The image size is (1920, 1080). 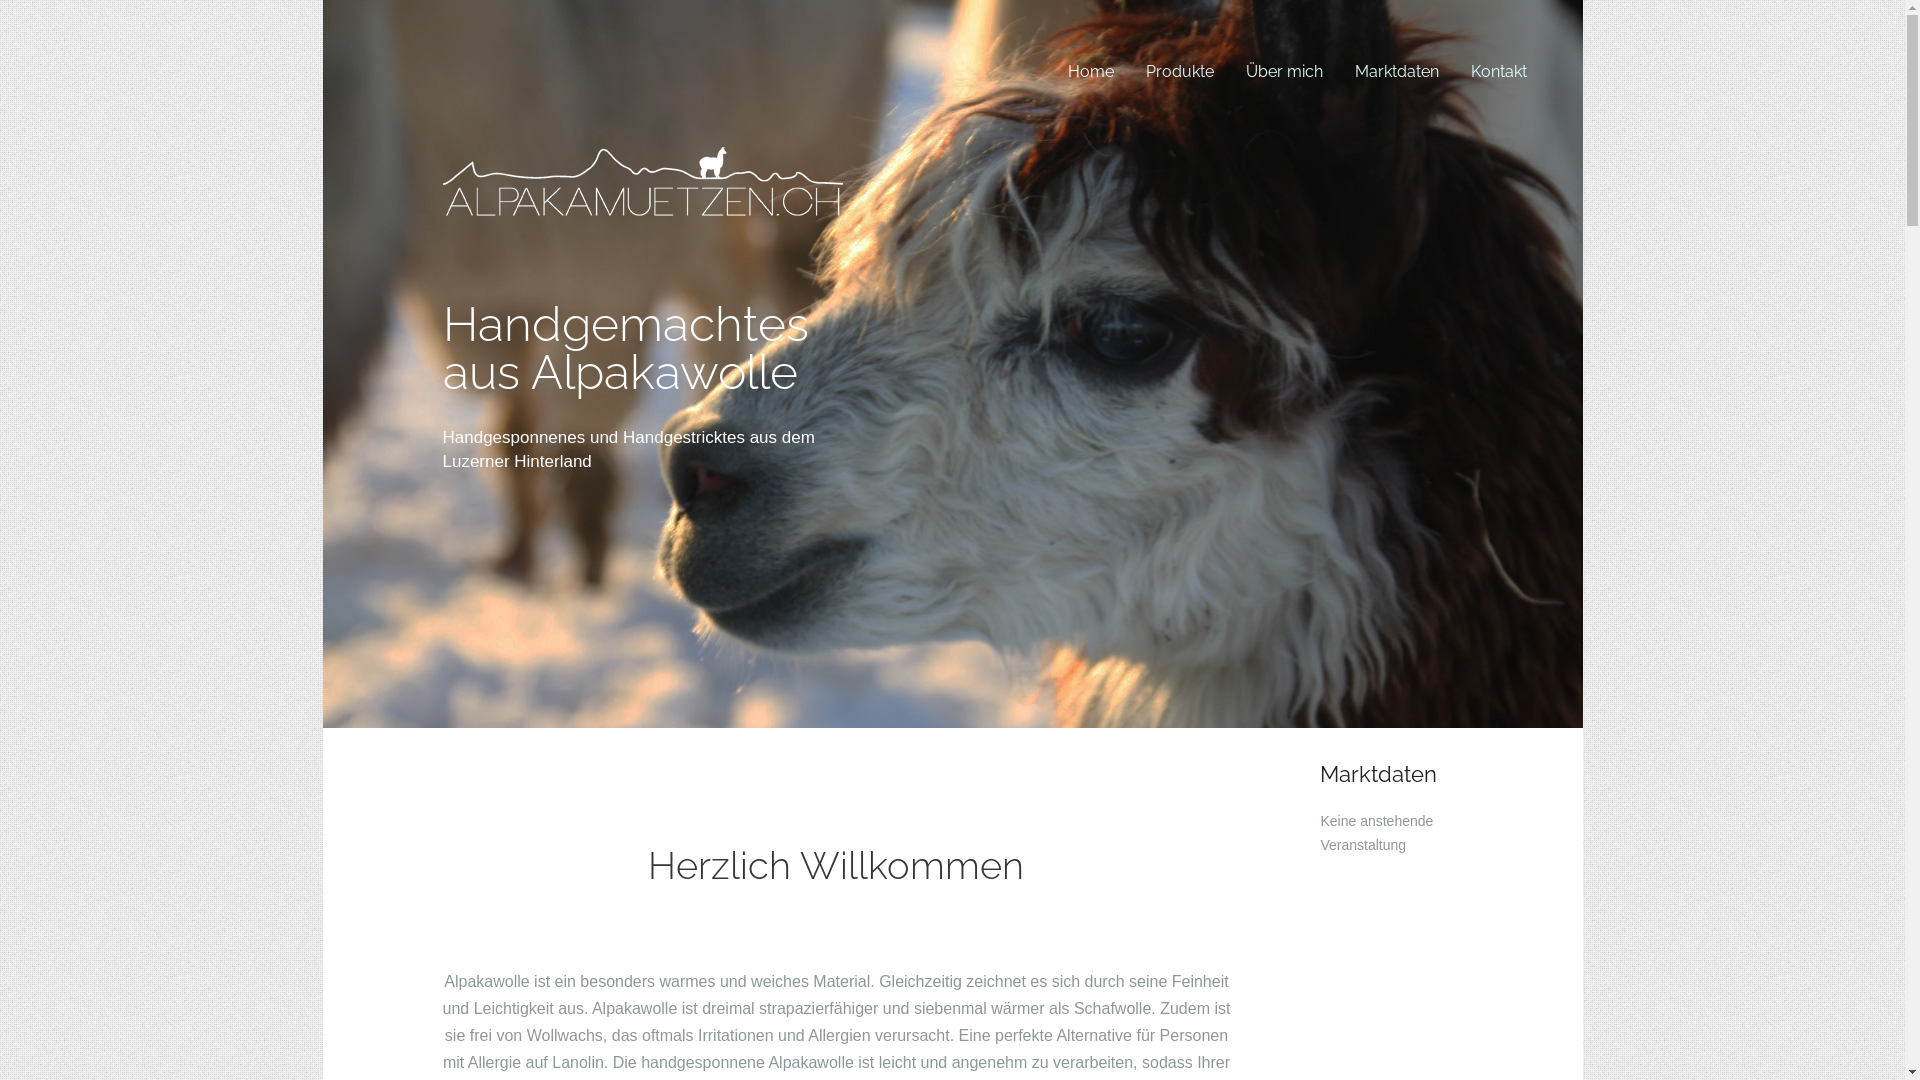 I want to click on 'Kontakt', so click(x=1454, y=69).